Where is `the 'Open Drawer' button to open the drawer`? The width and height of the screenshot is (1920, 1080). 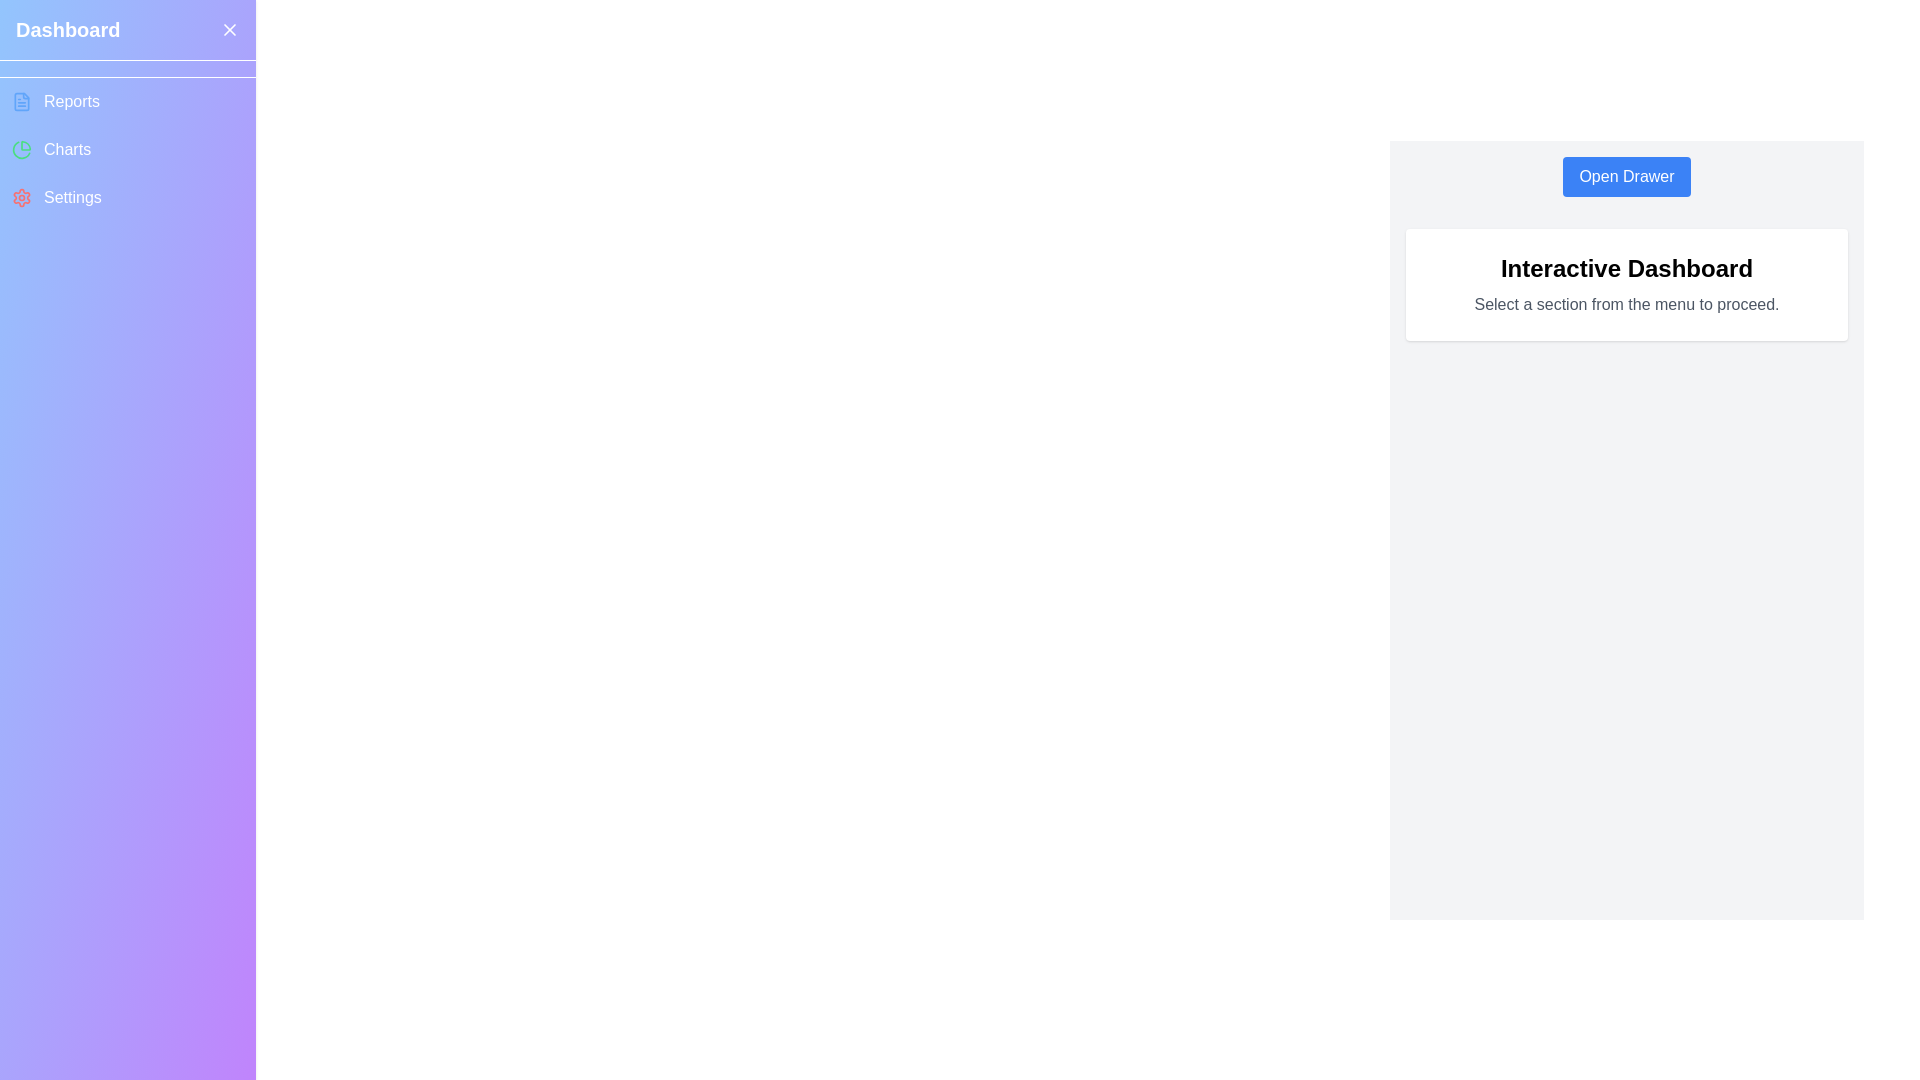
the 'Open Drawer' button to open the drawer is located at coordinates (1627, 176).